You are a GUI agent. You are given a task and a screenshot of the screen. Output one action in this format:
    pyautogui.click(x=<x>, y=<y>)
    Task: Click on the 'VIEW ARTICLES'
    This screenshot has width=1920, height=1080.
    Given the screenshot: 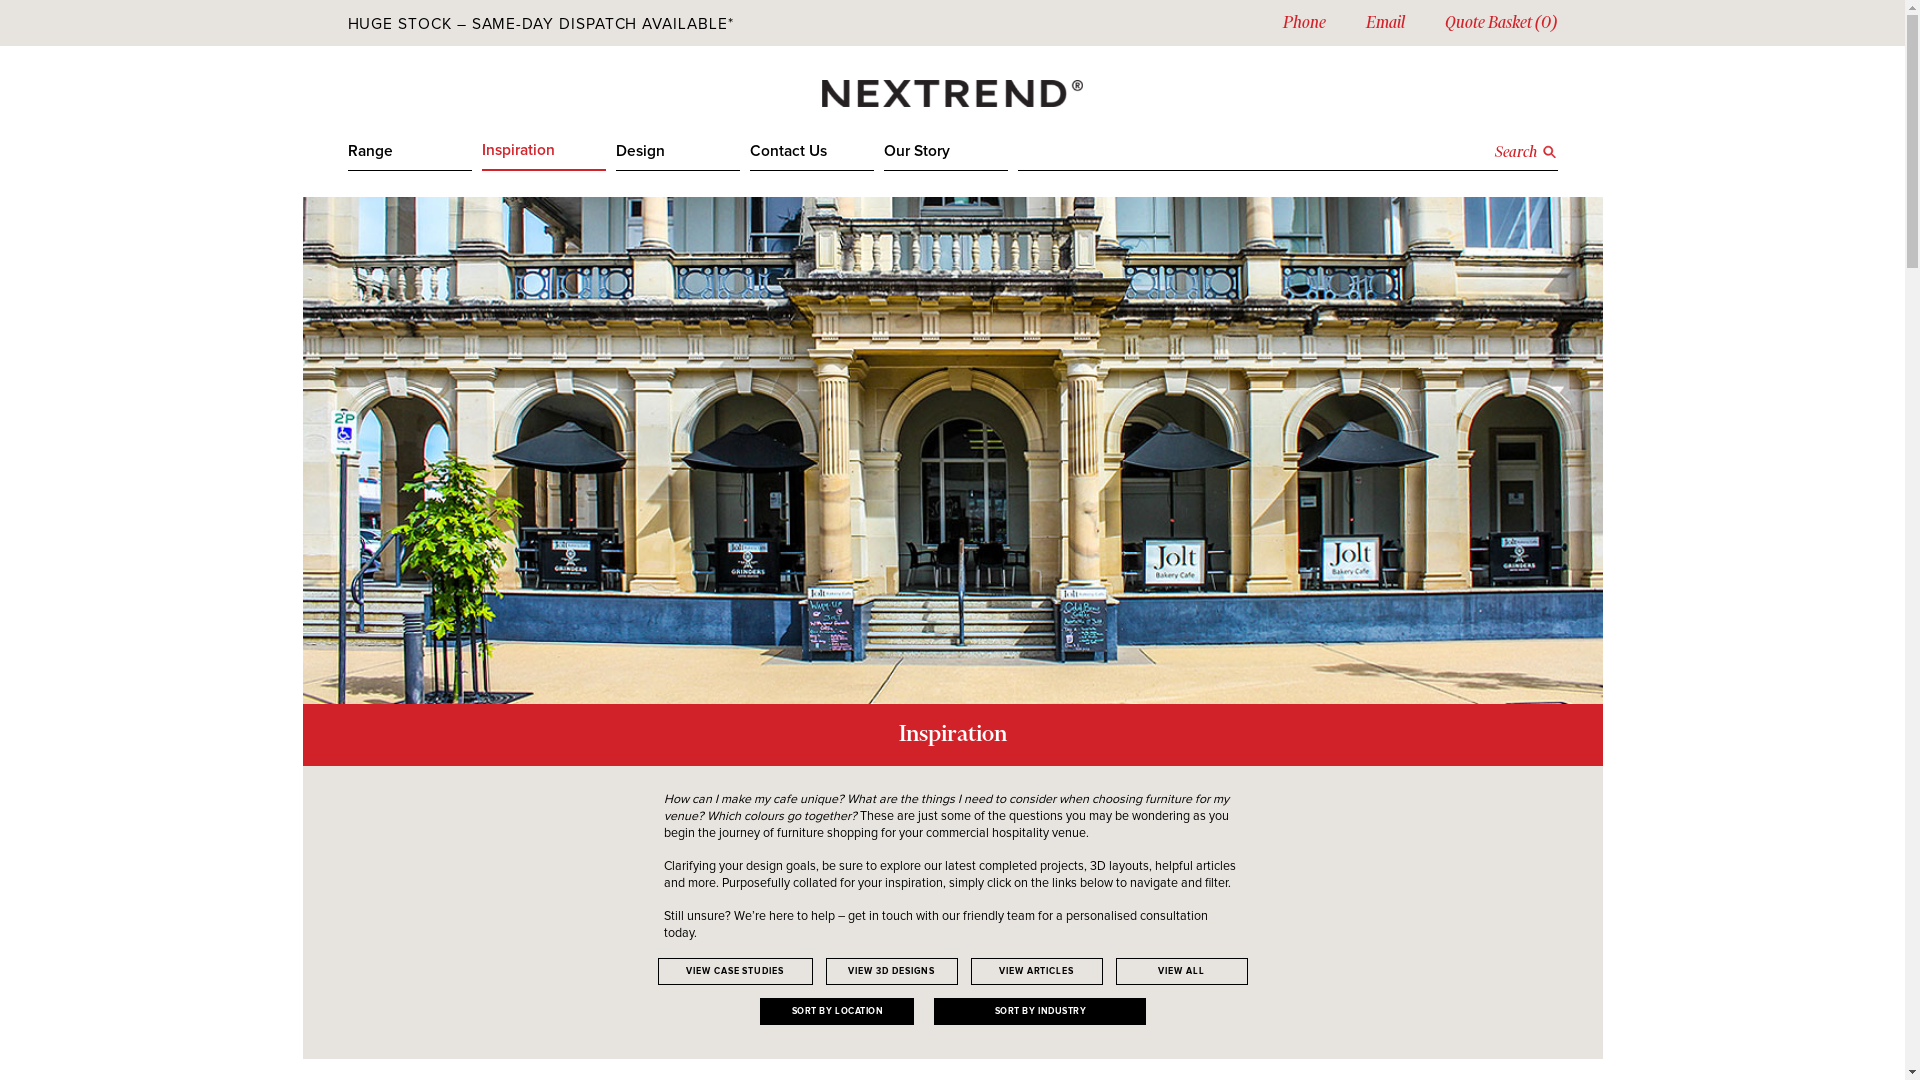 What is the action you would take?
    pyautogui.click(x=1036, y=970)
    